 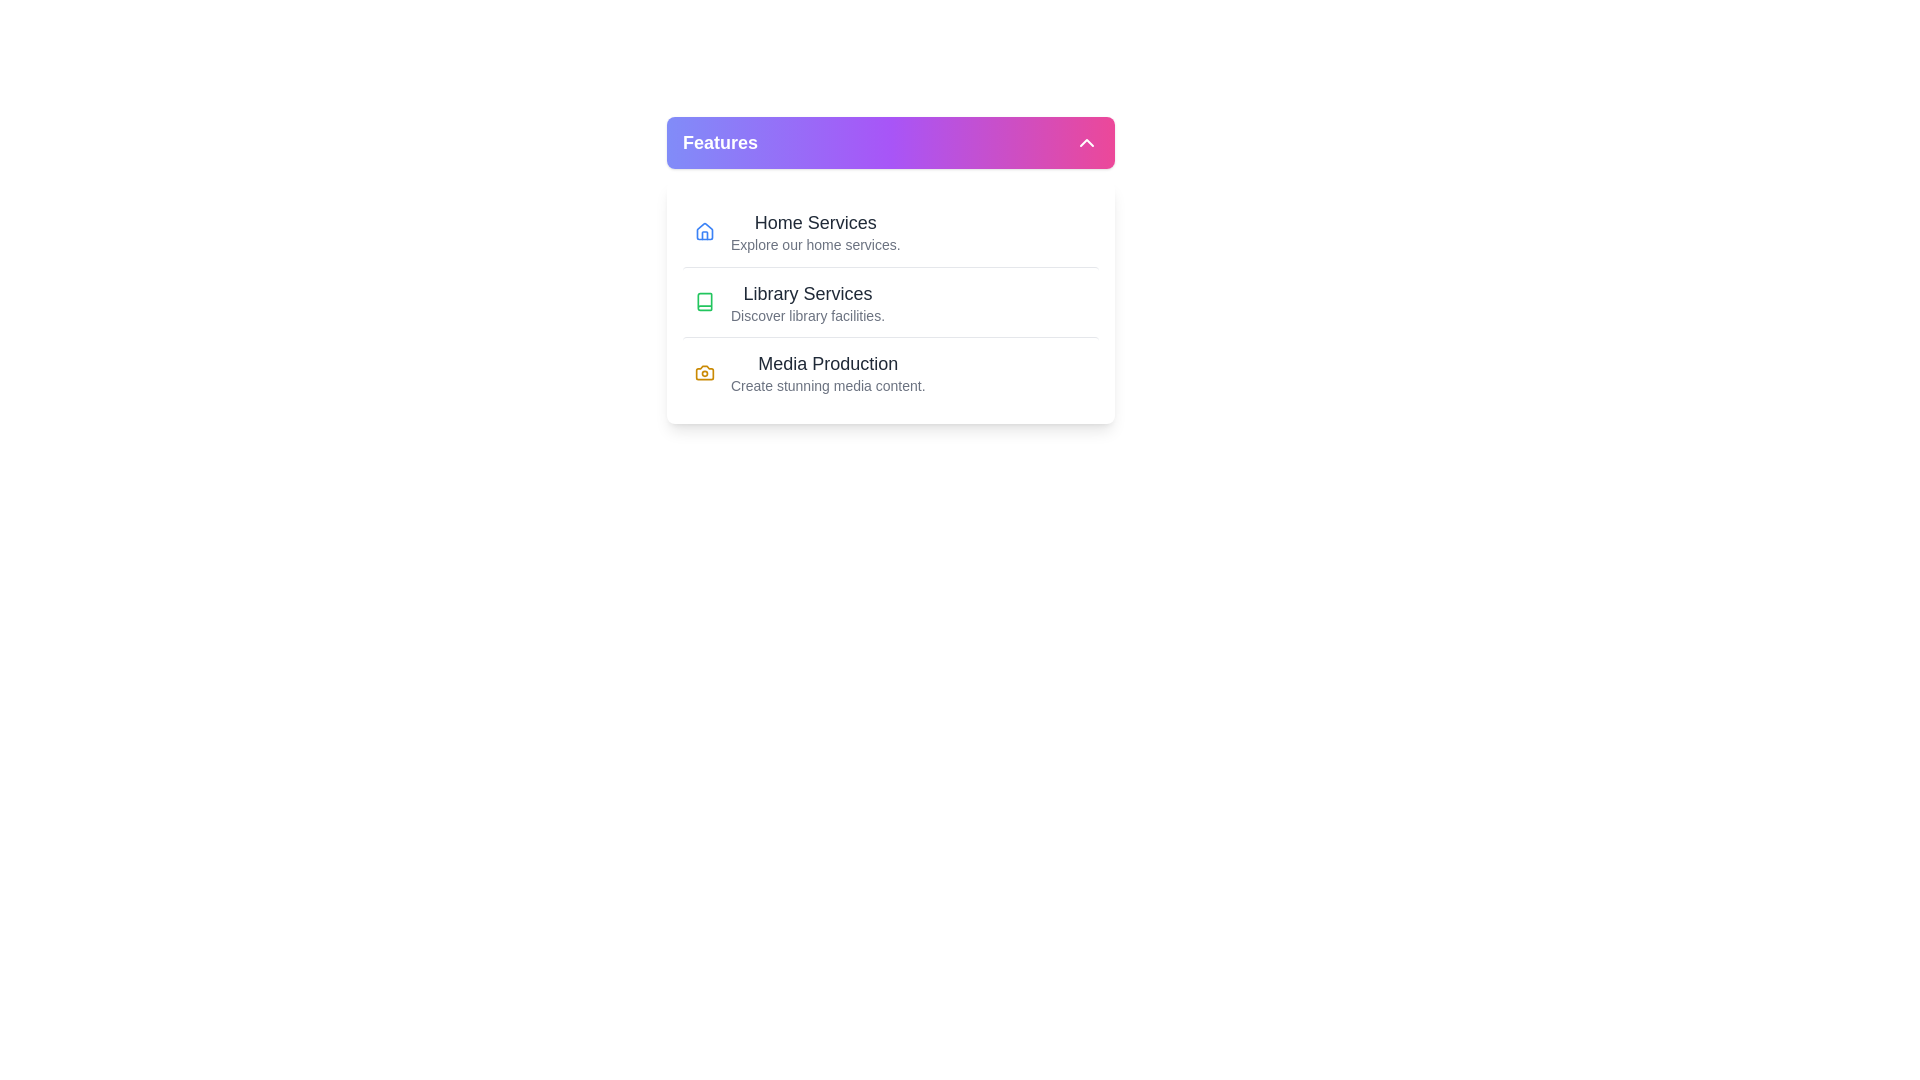 What do you see at coordinates (807, 293) in the screenshot?
I see `the 'Library Services' text label which serves as the title for the second option in a vertical list of services` at bounding box center [807, 293].